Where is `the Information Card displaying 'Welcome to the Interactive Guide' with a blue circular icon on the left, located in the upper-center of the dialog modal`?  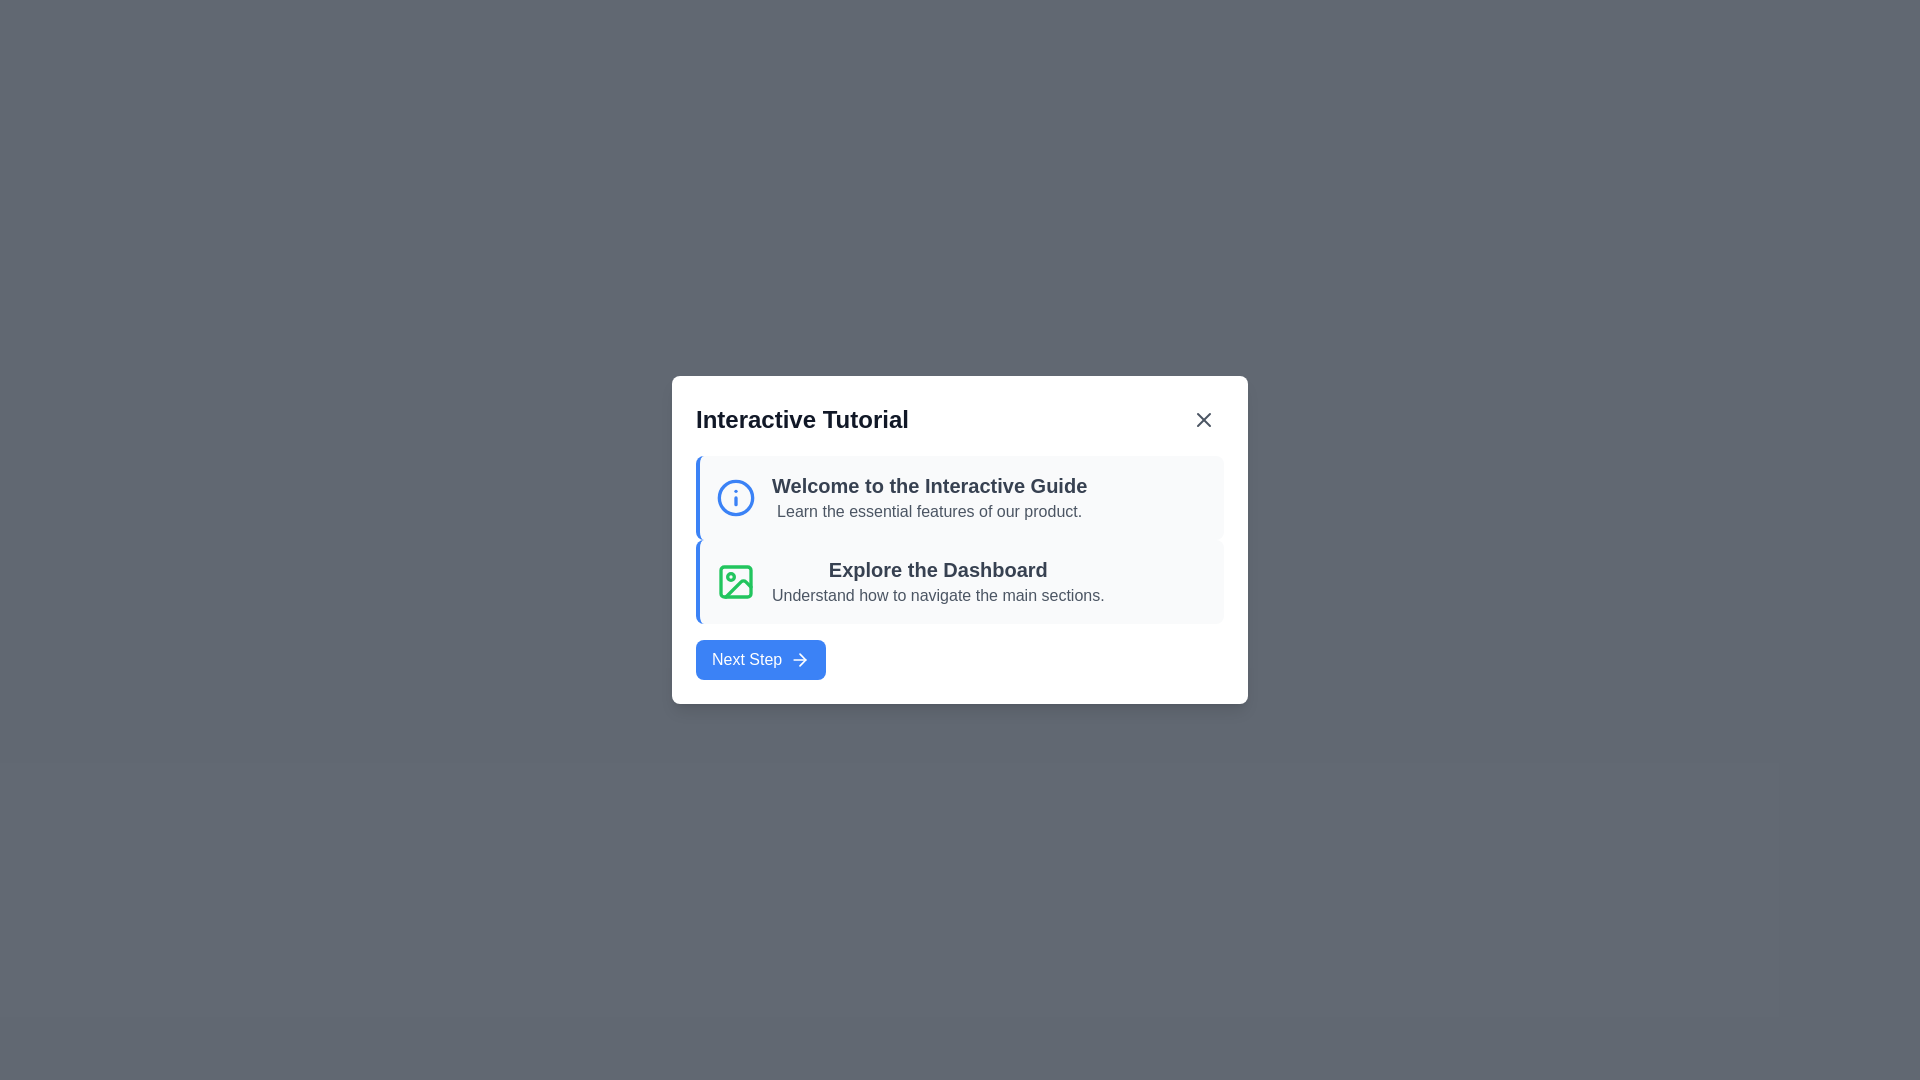 the Information Card displaying 'Welcome to the Interactive Guide' with a blue circular icon on the left, located in the upper-center of the dialog modal is located at coordinates (960, 496).